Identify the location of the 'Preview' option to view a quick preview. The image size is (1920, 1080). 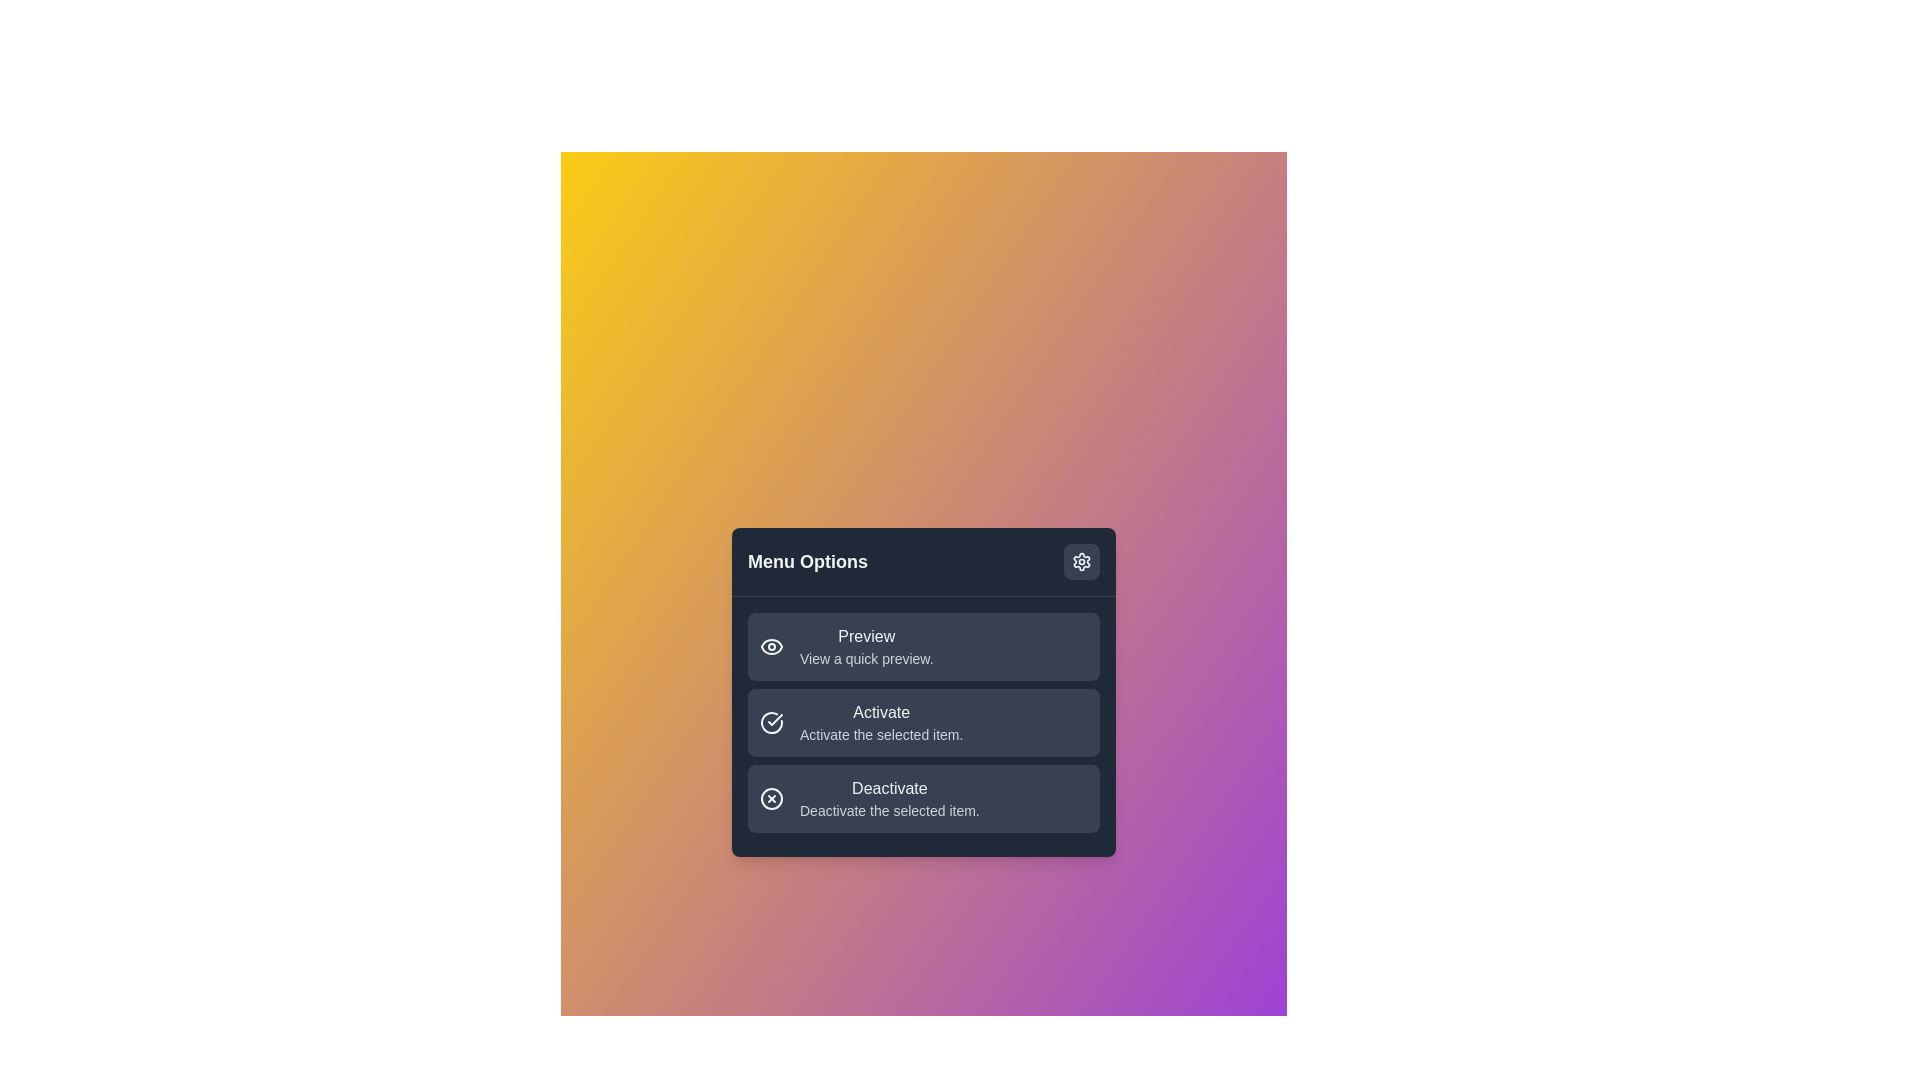
(923, 646).